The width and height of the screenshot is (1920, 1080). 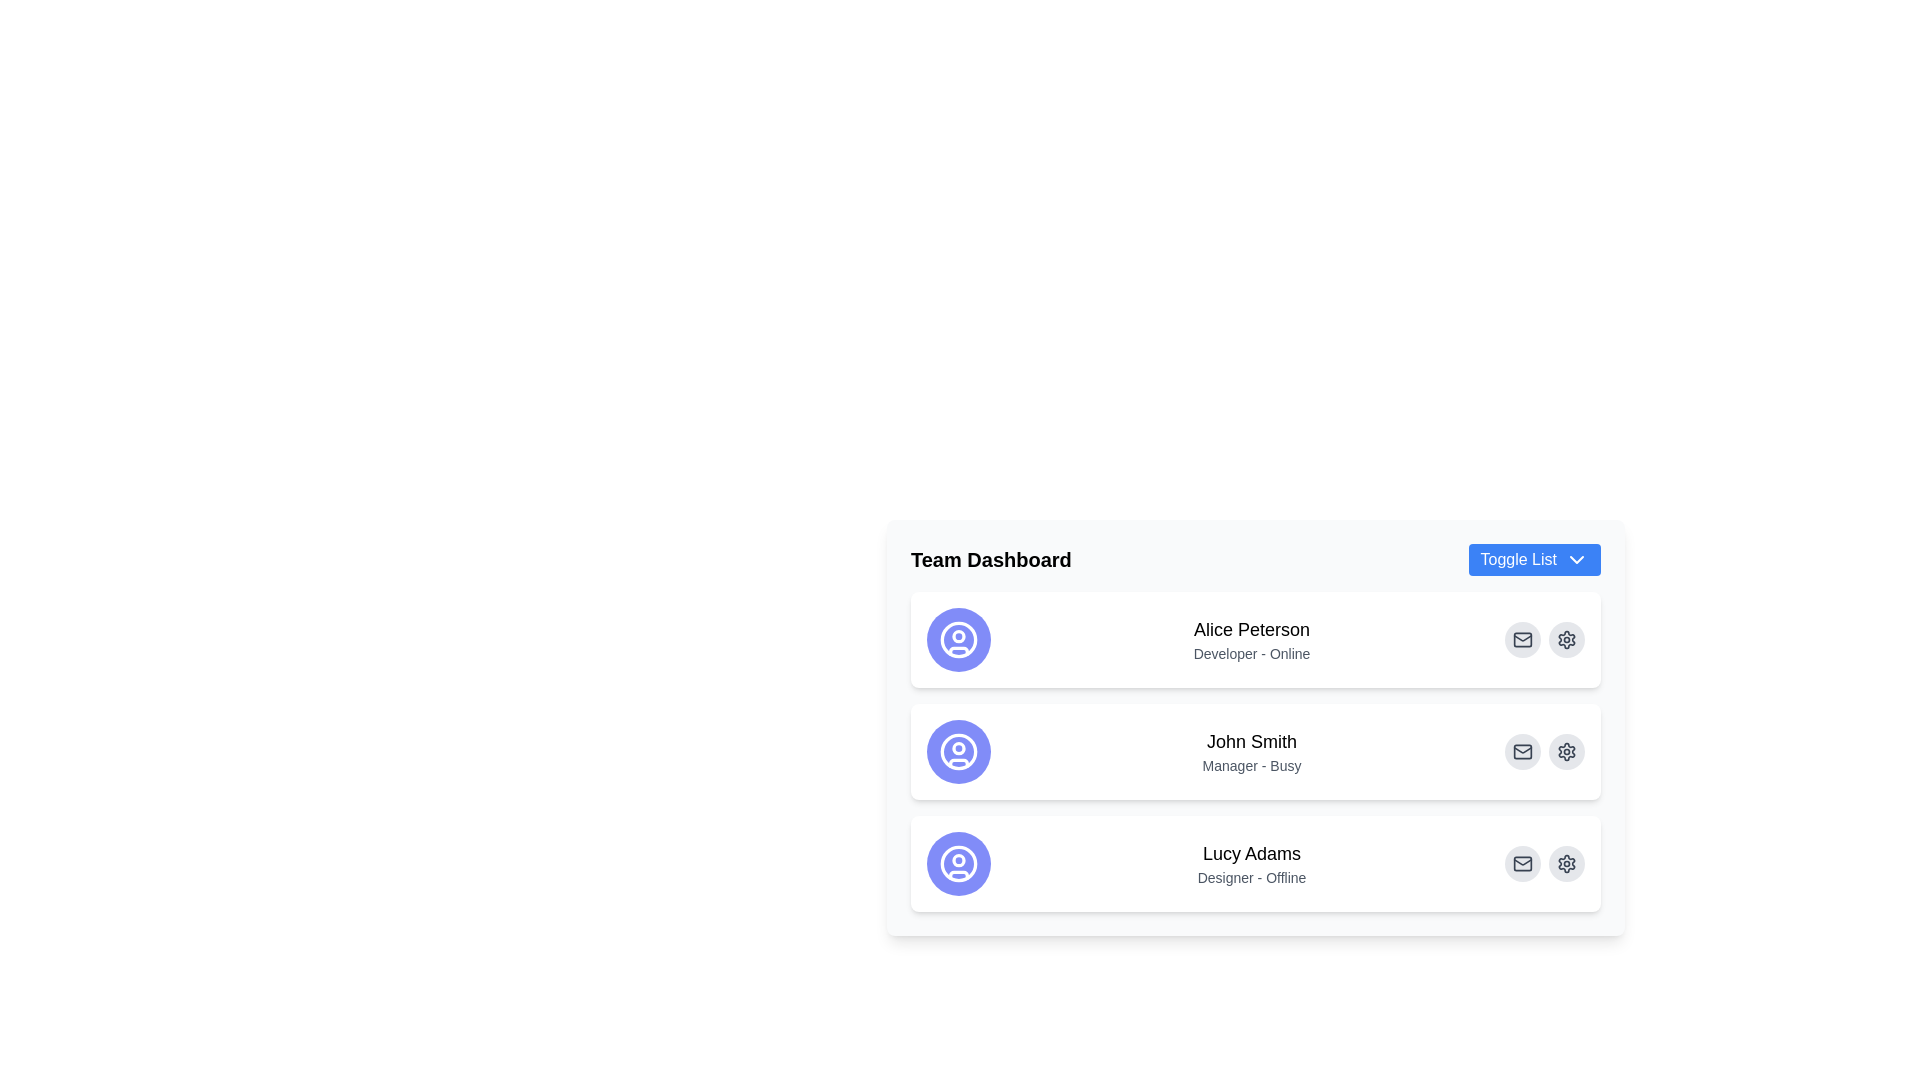 What do you see at coordinates (1576, 559) in the screenshot?
I see `the small triangular drop-down icon located to the right of the 'Toggle List' button in the upper-right corner of the content area` at bounding box center [1576, 559].